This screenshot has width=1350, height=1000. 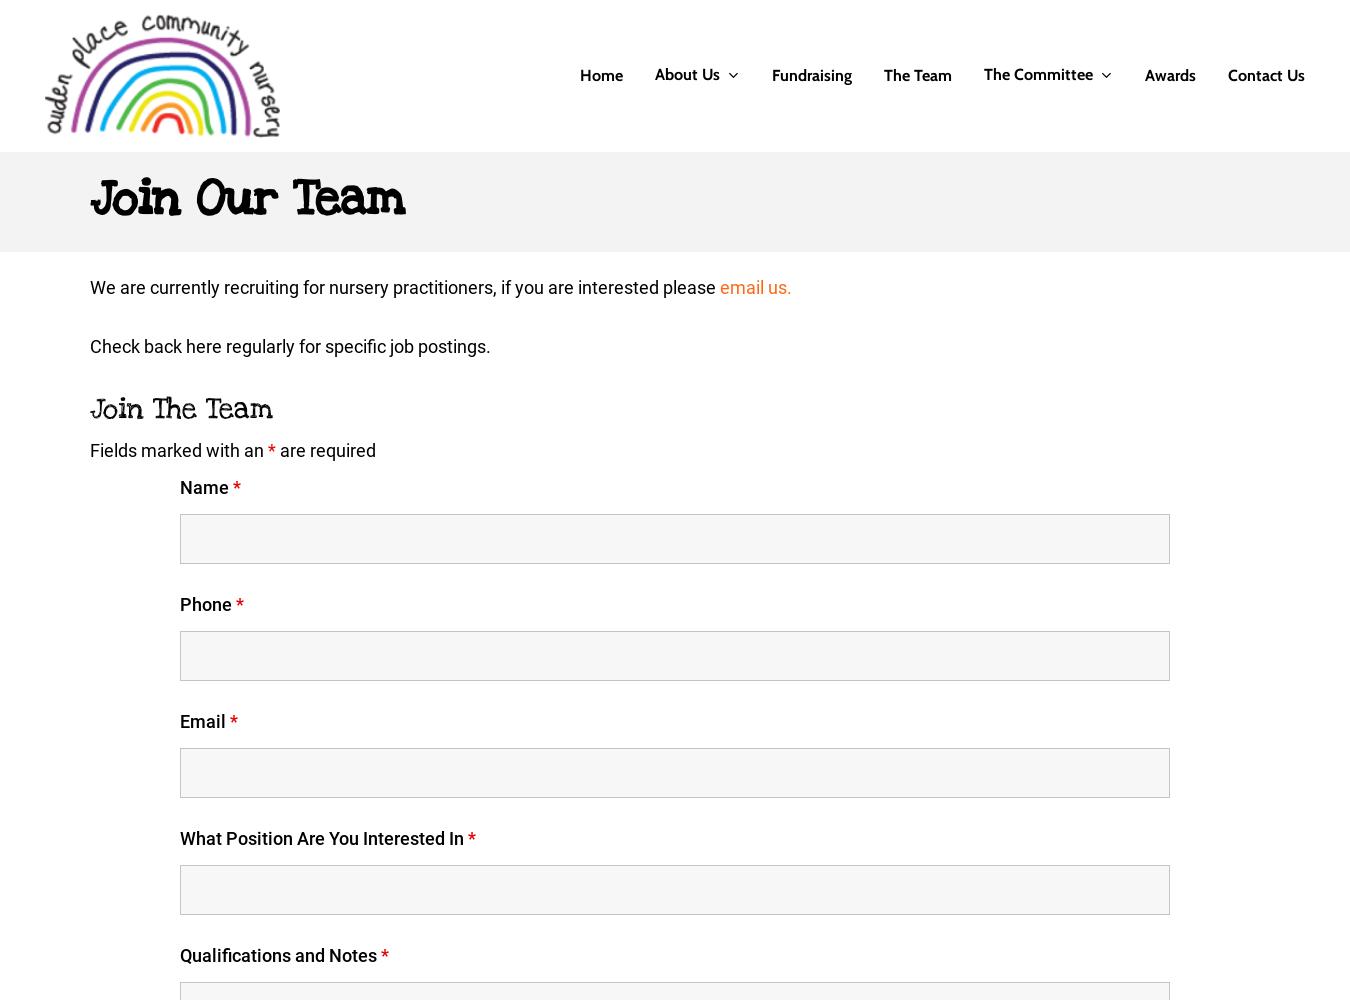 What do you see at coordinates (771, 74) in the screenshot?
I see `'Fundraising'` at bounding box center [771, 74].